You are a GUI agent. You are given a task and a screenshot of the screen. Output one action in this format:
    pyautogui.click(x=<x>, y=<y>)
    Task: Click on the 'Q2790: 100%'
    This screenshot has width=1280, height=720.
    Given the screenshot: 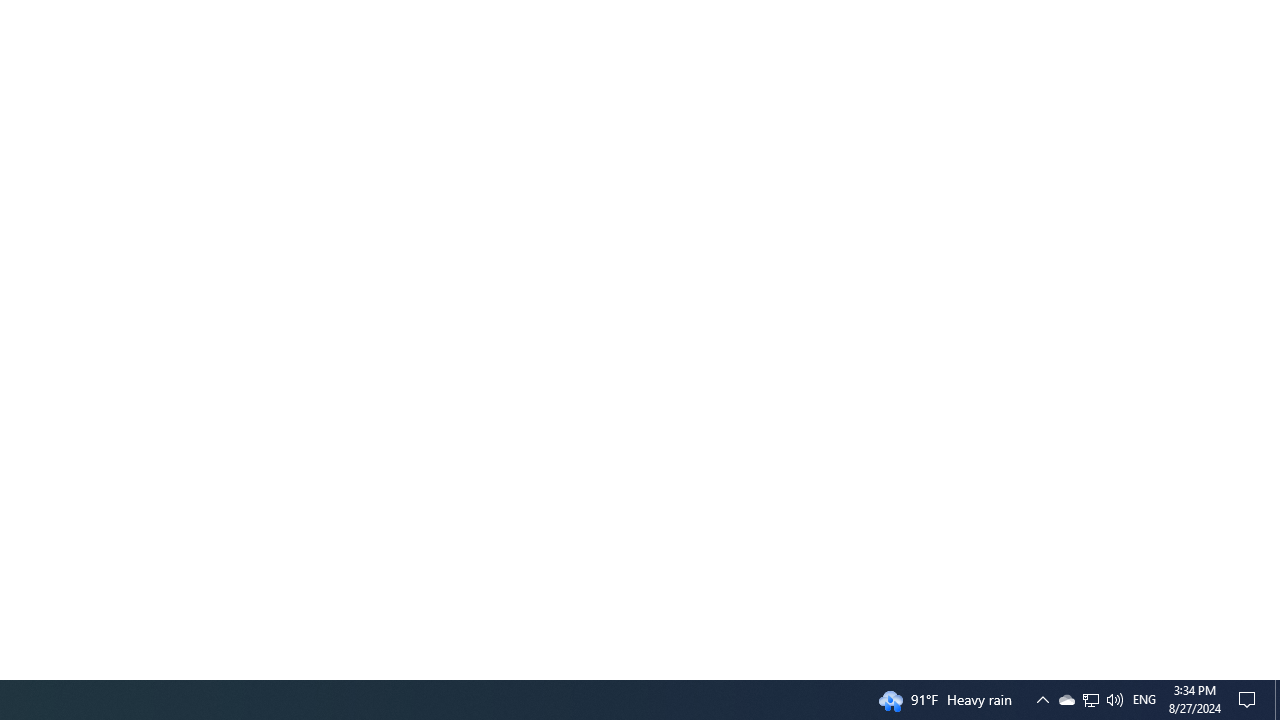 What is the action you would take?
    pyautogui.click(x=1144, y=698)
    